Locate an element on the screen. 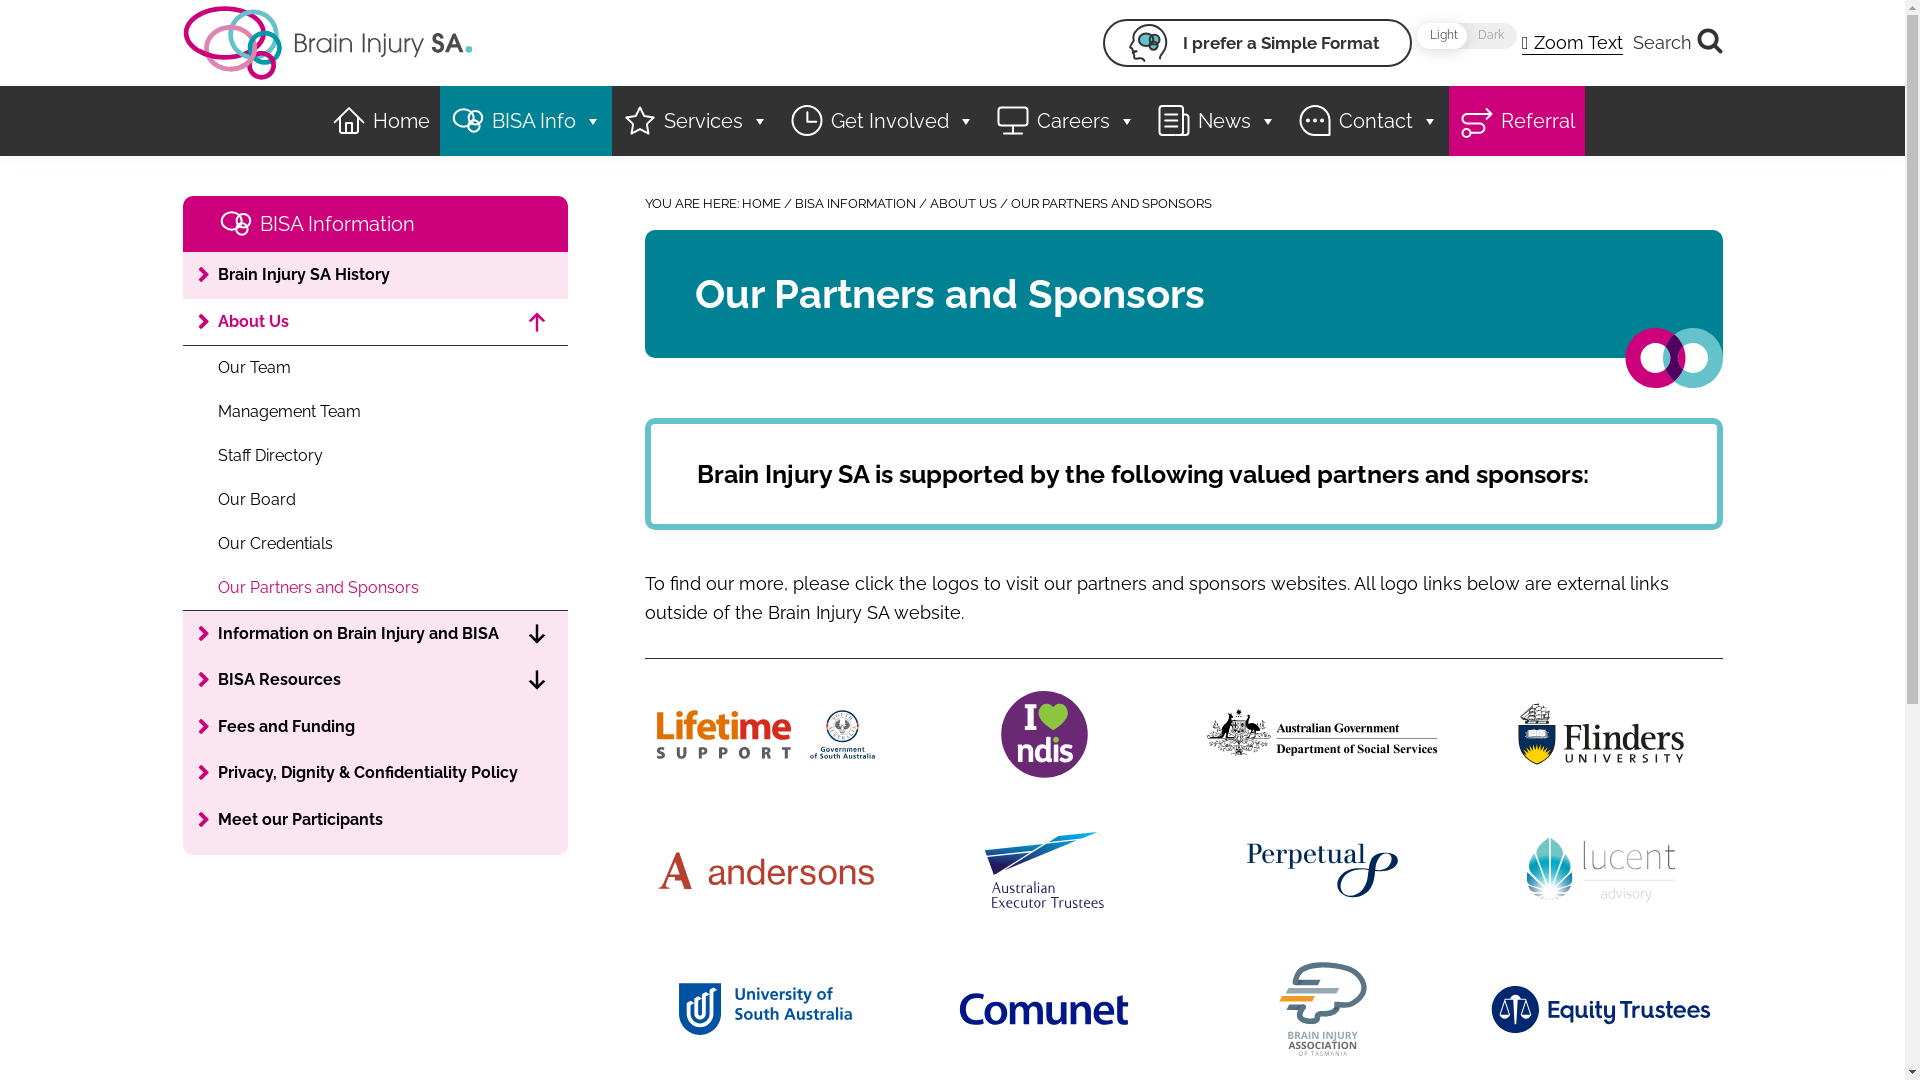  'Our Board' is located at coordinates (374, 499).